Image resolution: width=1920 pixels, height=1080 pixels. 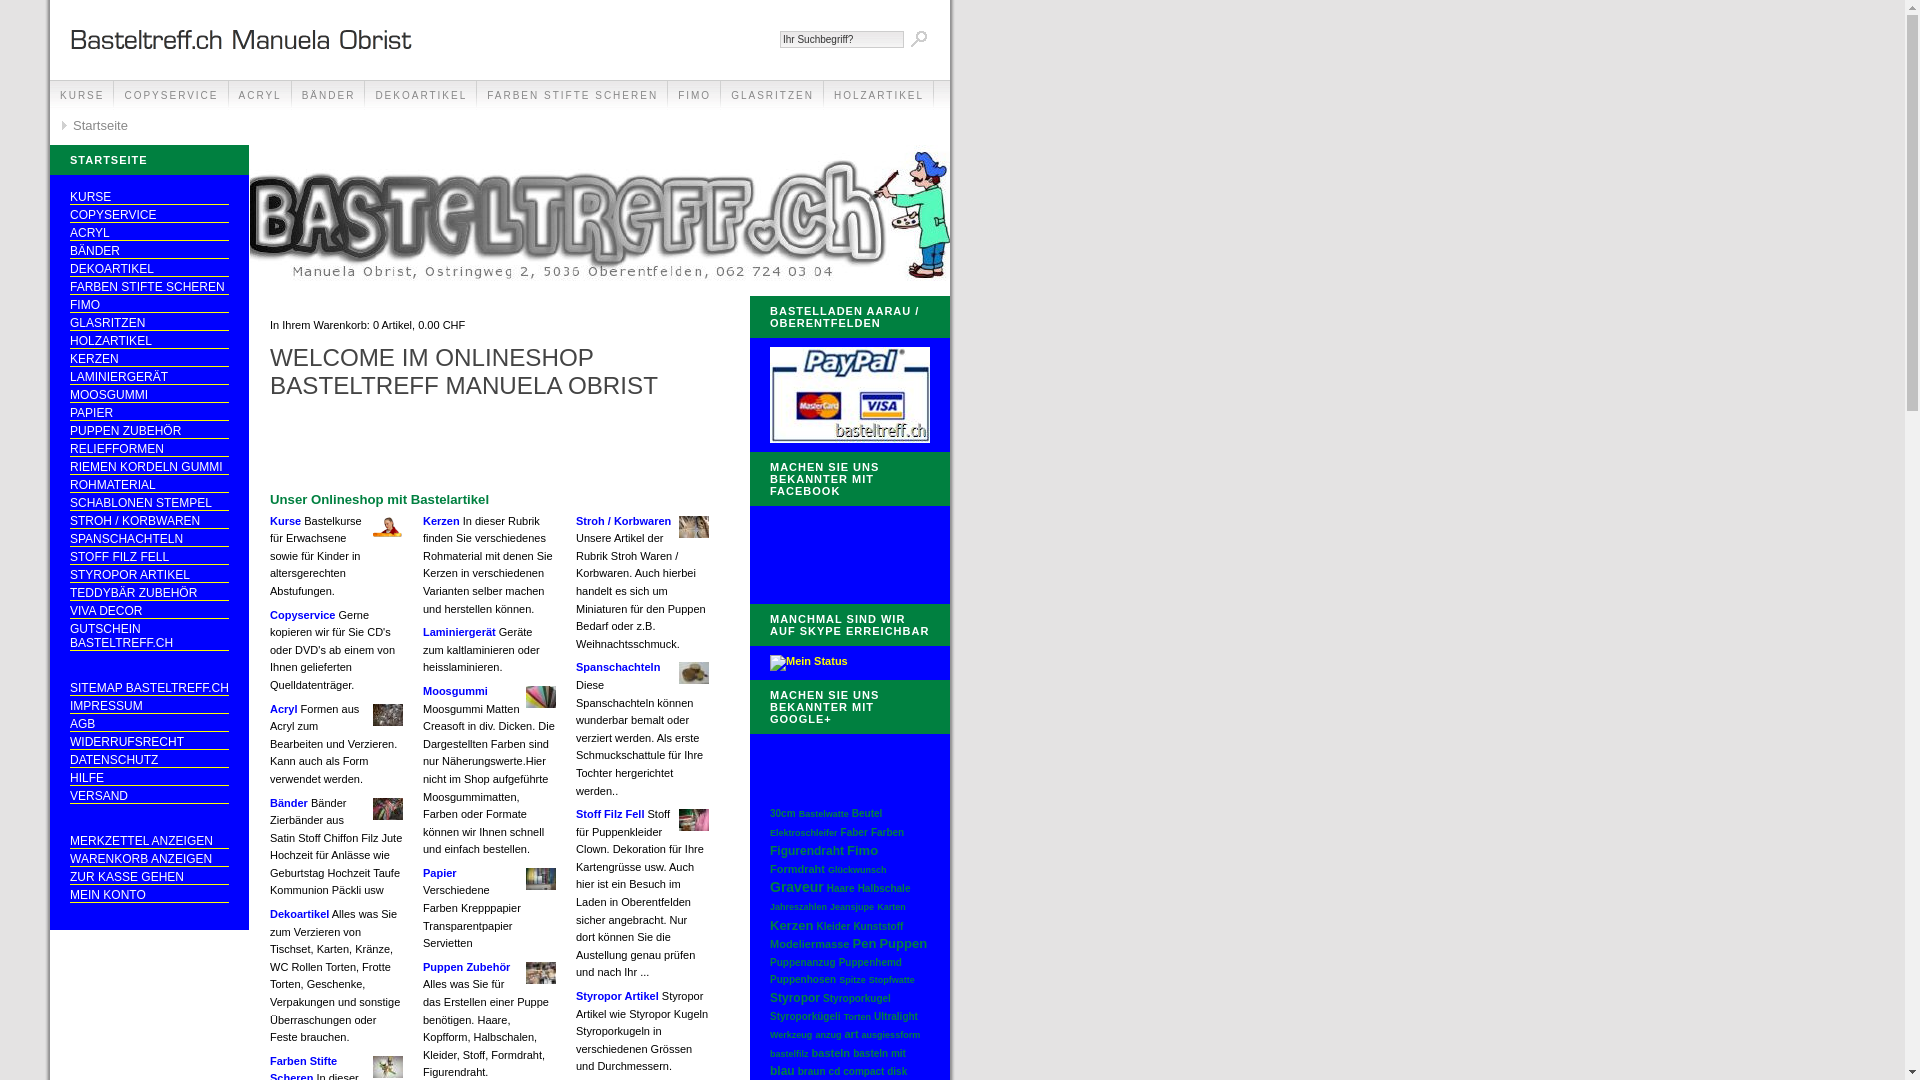 I want to click on 'Styroporkugel', so click(x=857, y=998).